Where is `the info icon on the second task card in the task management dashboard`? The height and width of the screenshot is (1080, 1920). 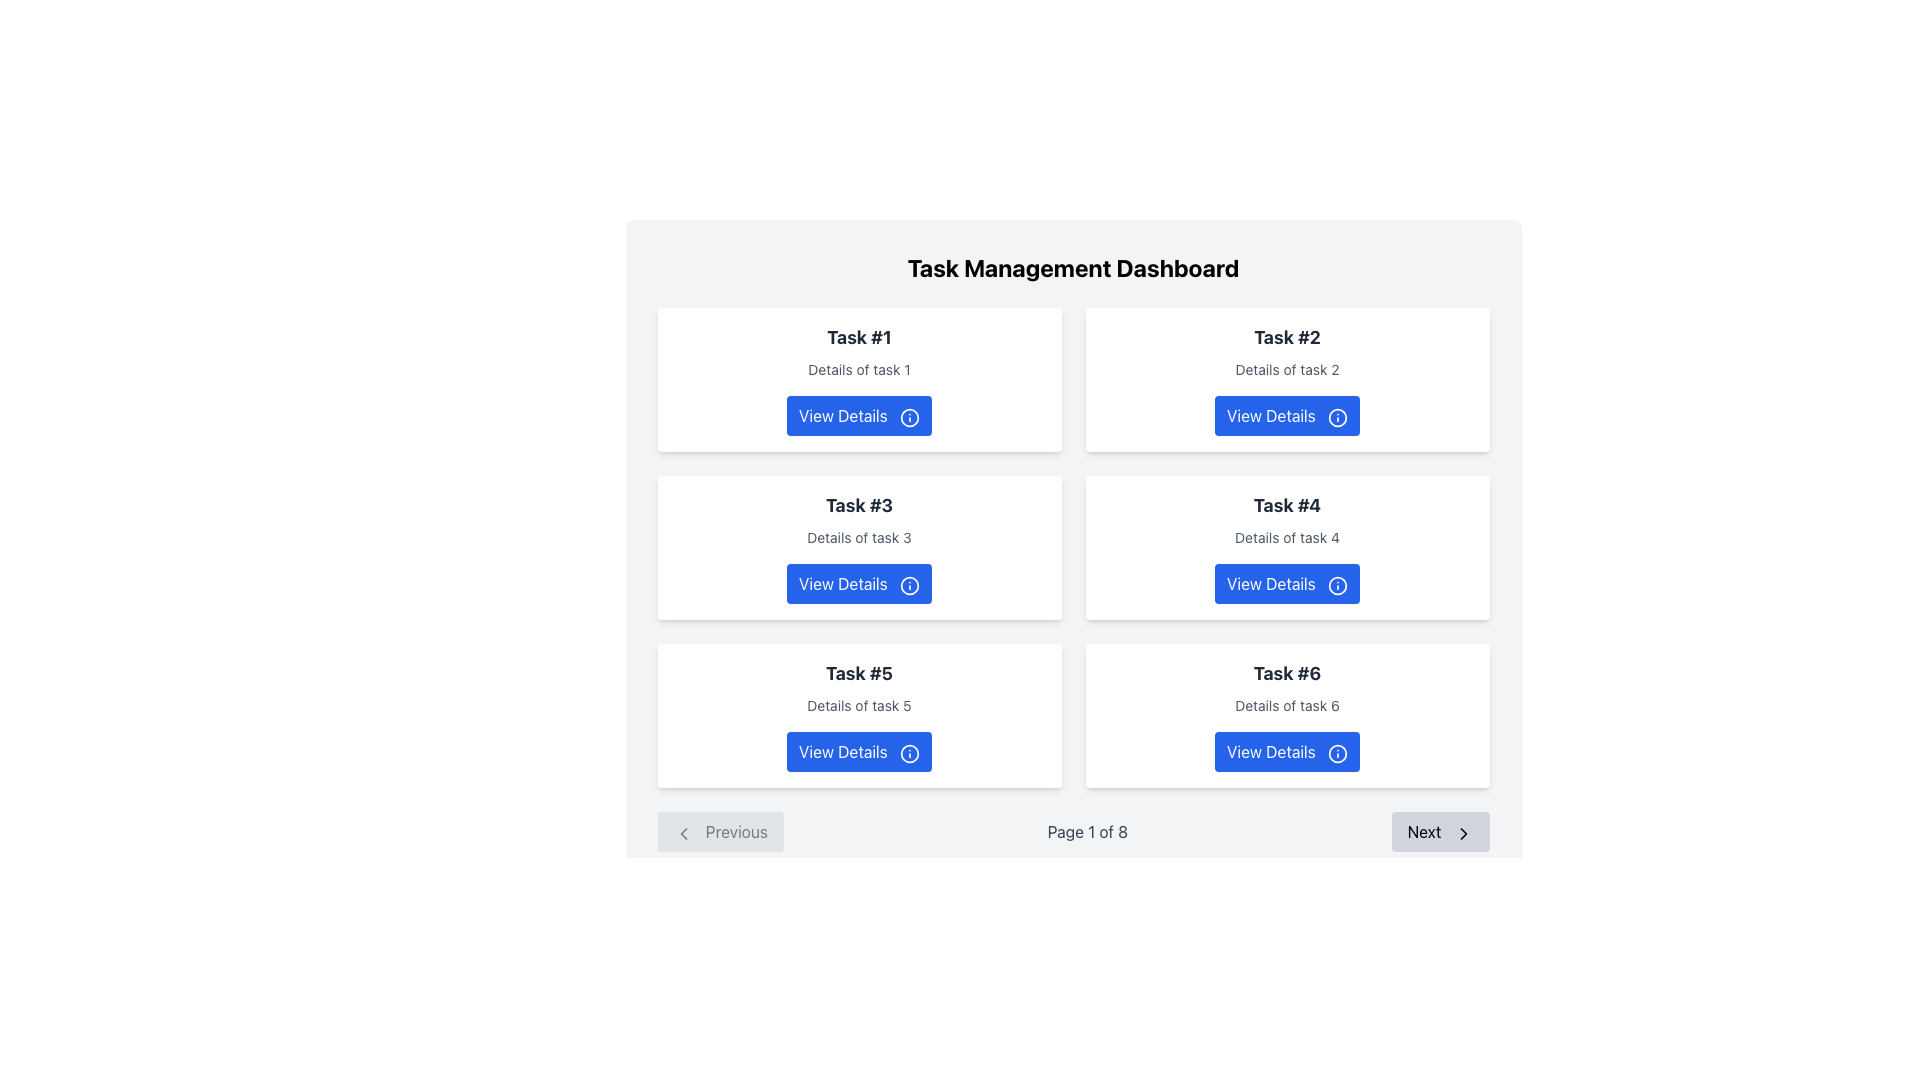
the info icon on the second task card in the task management dashboard is located at coordinates (1287, 380).